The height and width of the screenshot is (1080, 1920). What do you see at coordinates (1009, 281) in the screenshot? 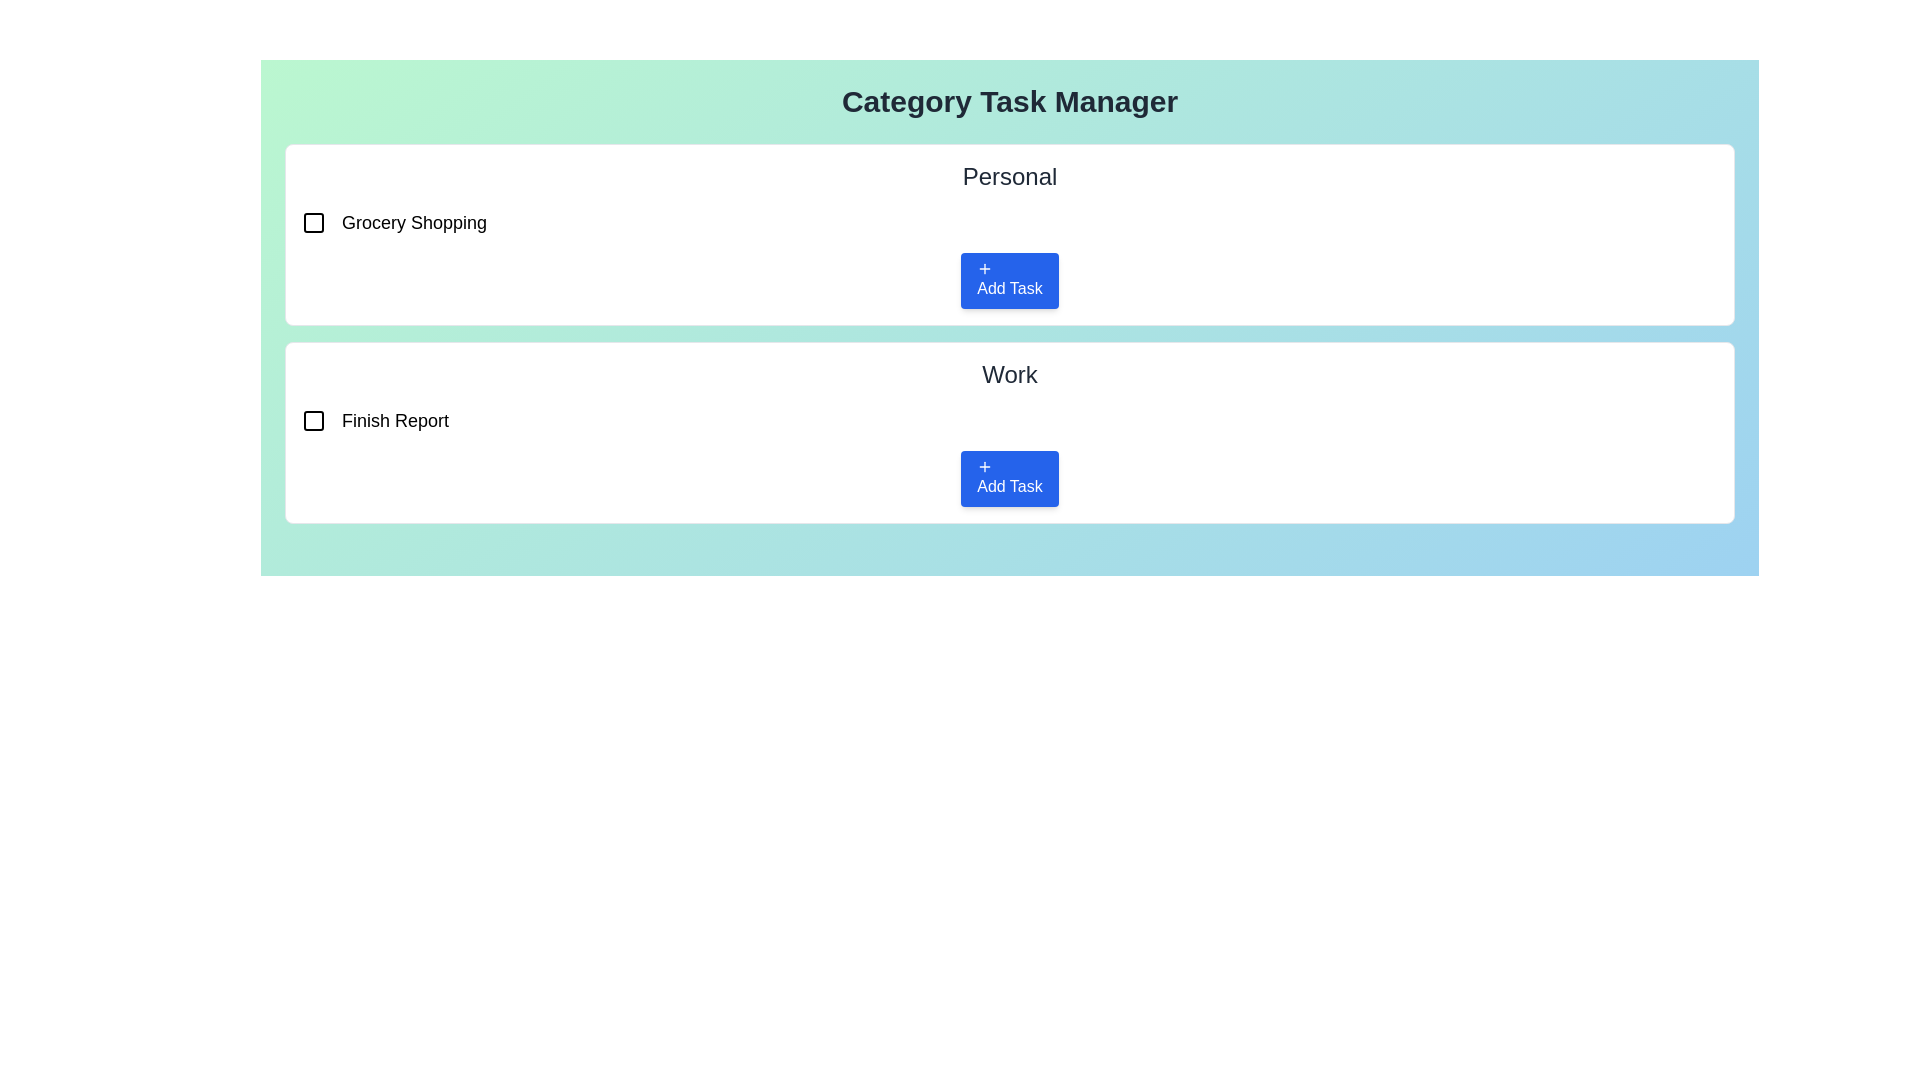
I see `the 'Add Task' button under the 'Personal' category` at bounding box center [1009, 281].